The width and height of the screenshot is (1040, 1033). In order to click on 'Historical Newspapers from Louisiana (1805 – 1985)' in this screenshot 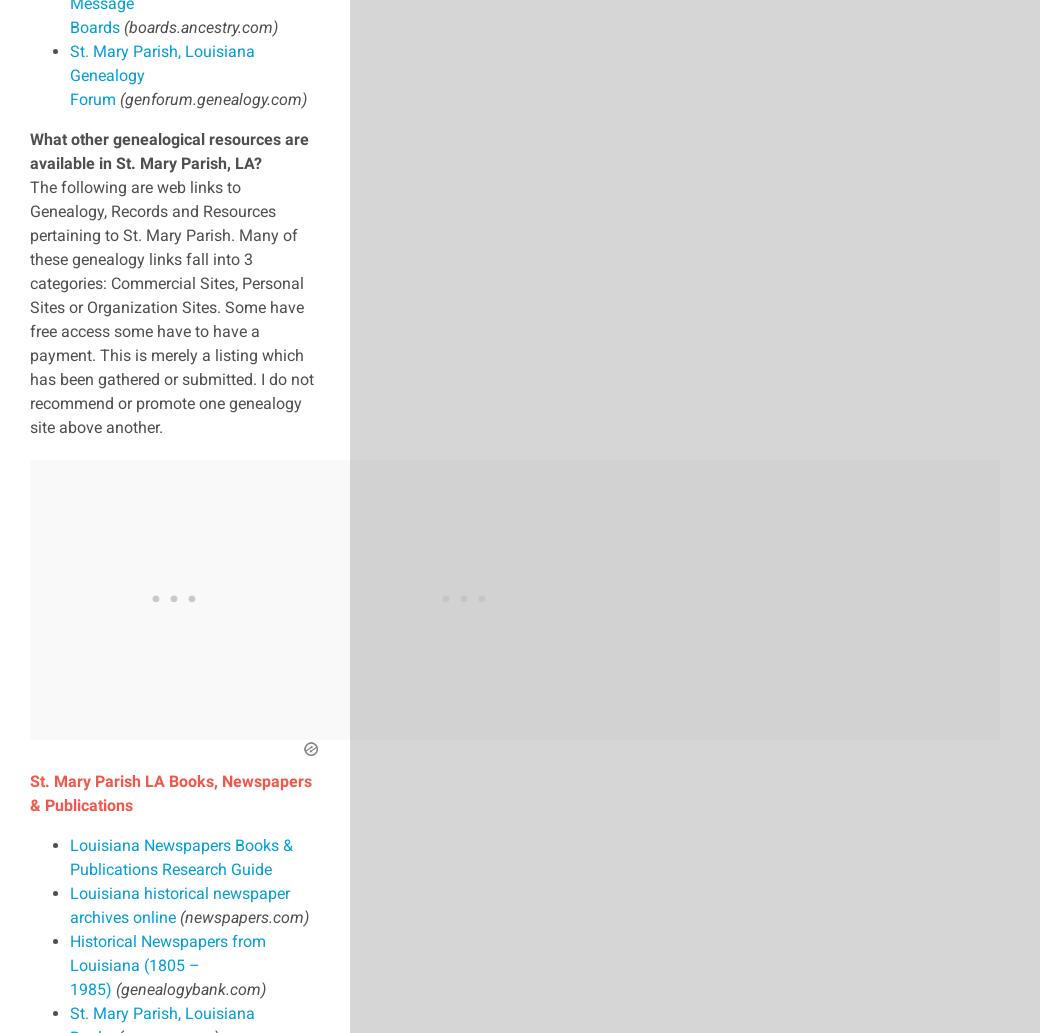, I will do `click(167, 963)`.